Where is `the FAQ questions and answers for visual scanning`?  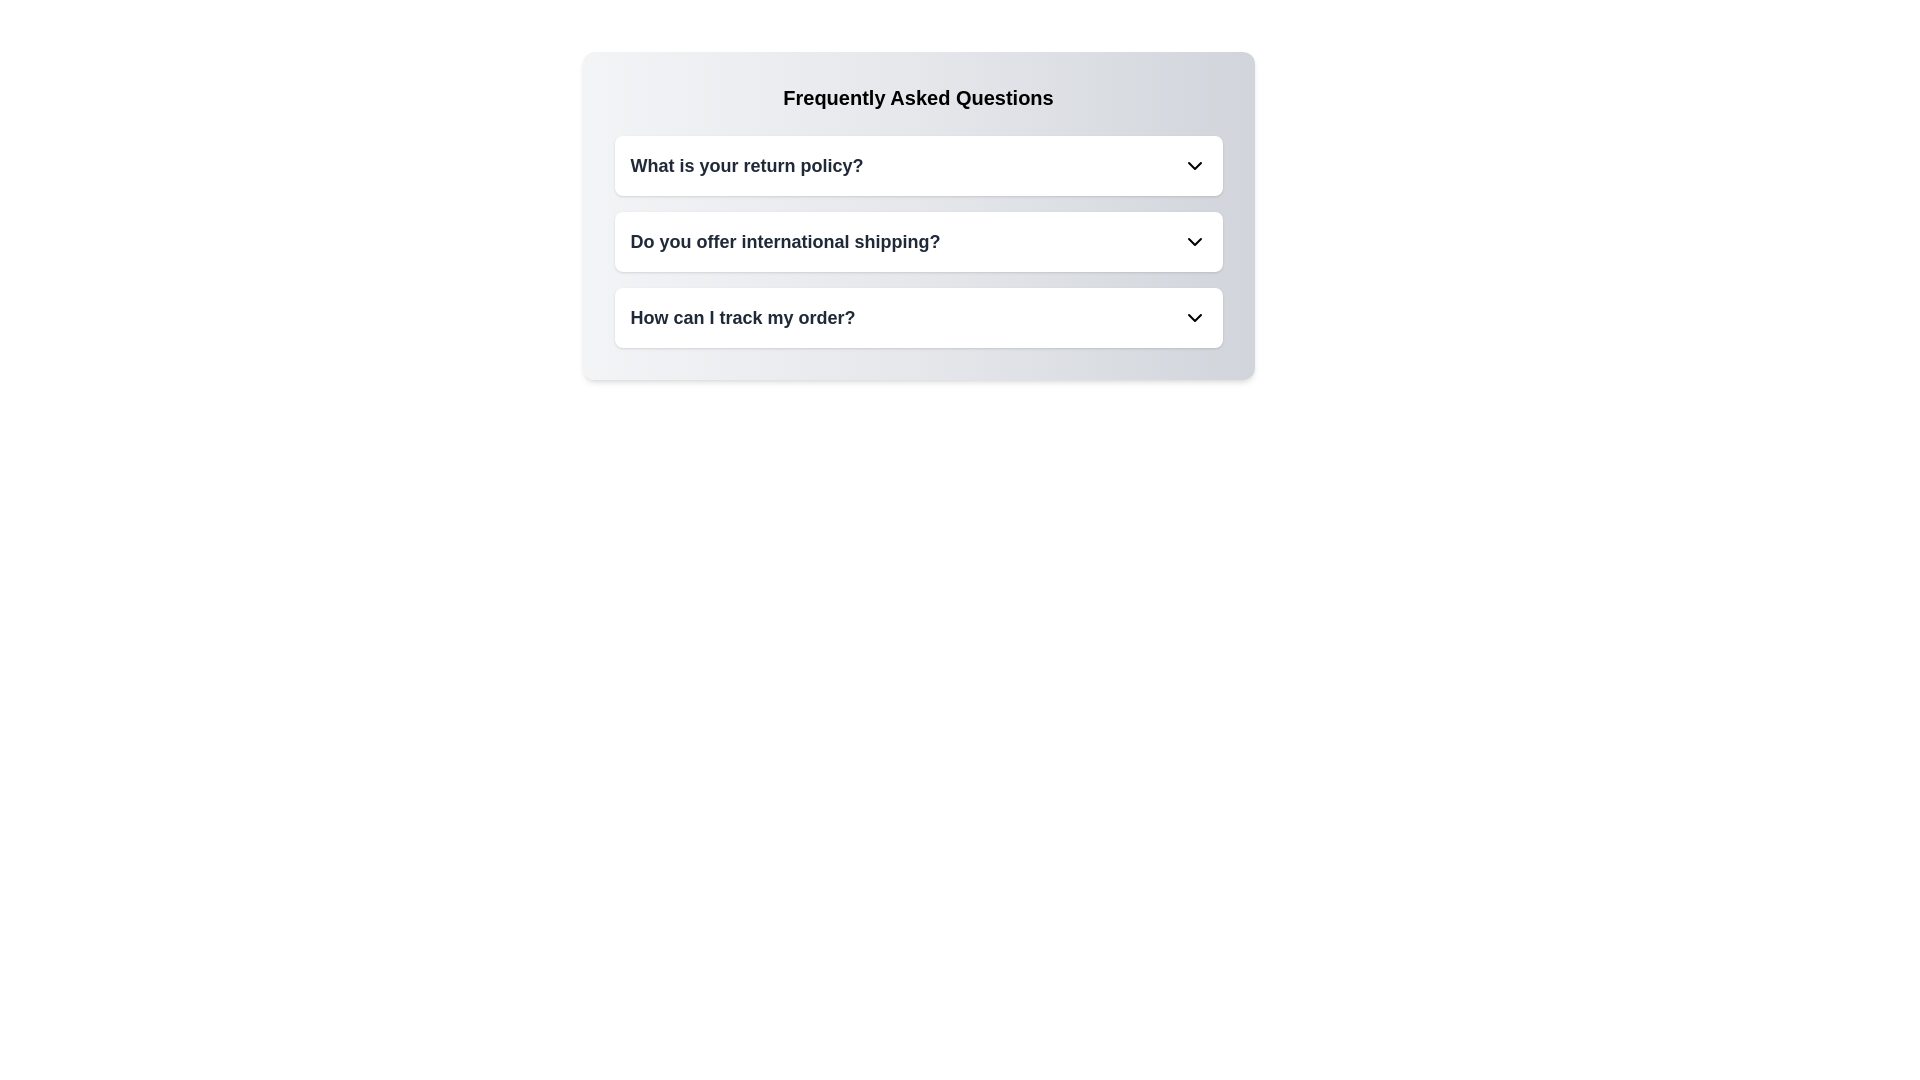
the FAQ questions and answers for visual scanning is located at coordinates (917, 164).